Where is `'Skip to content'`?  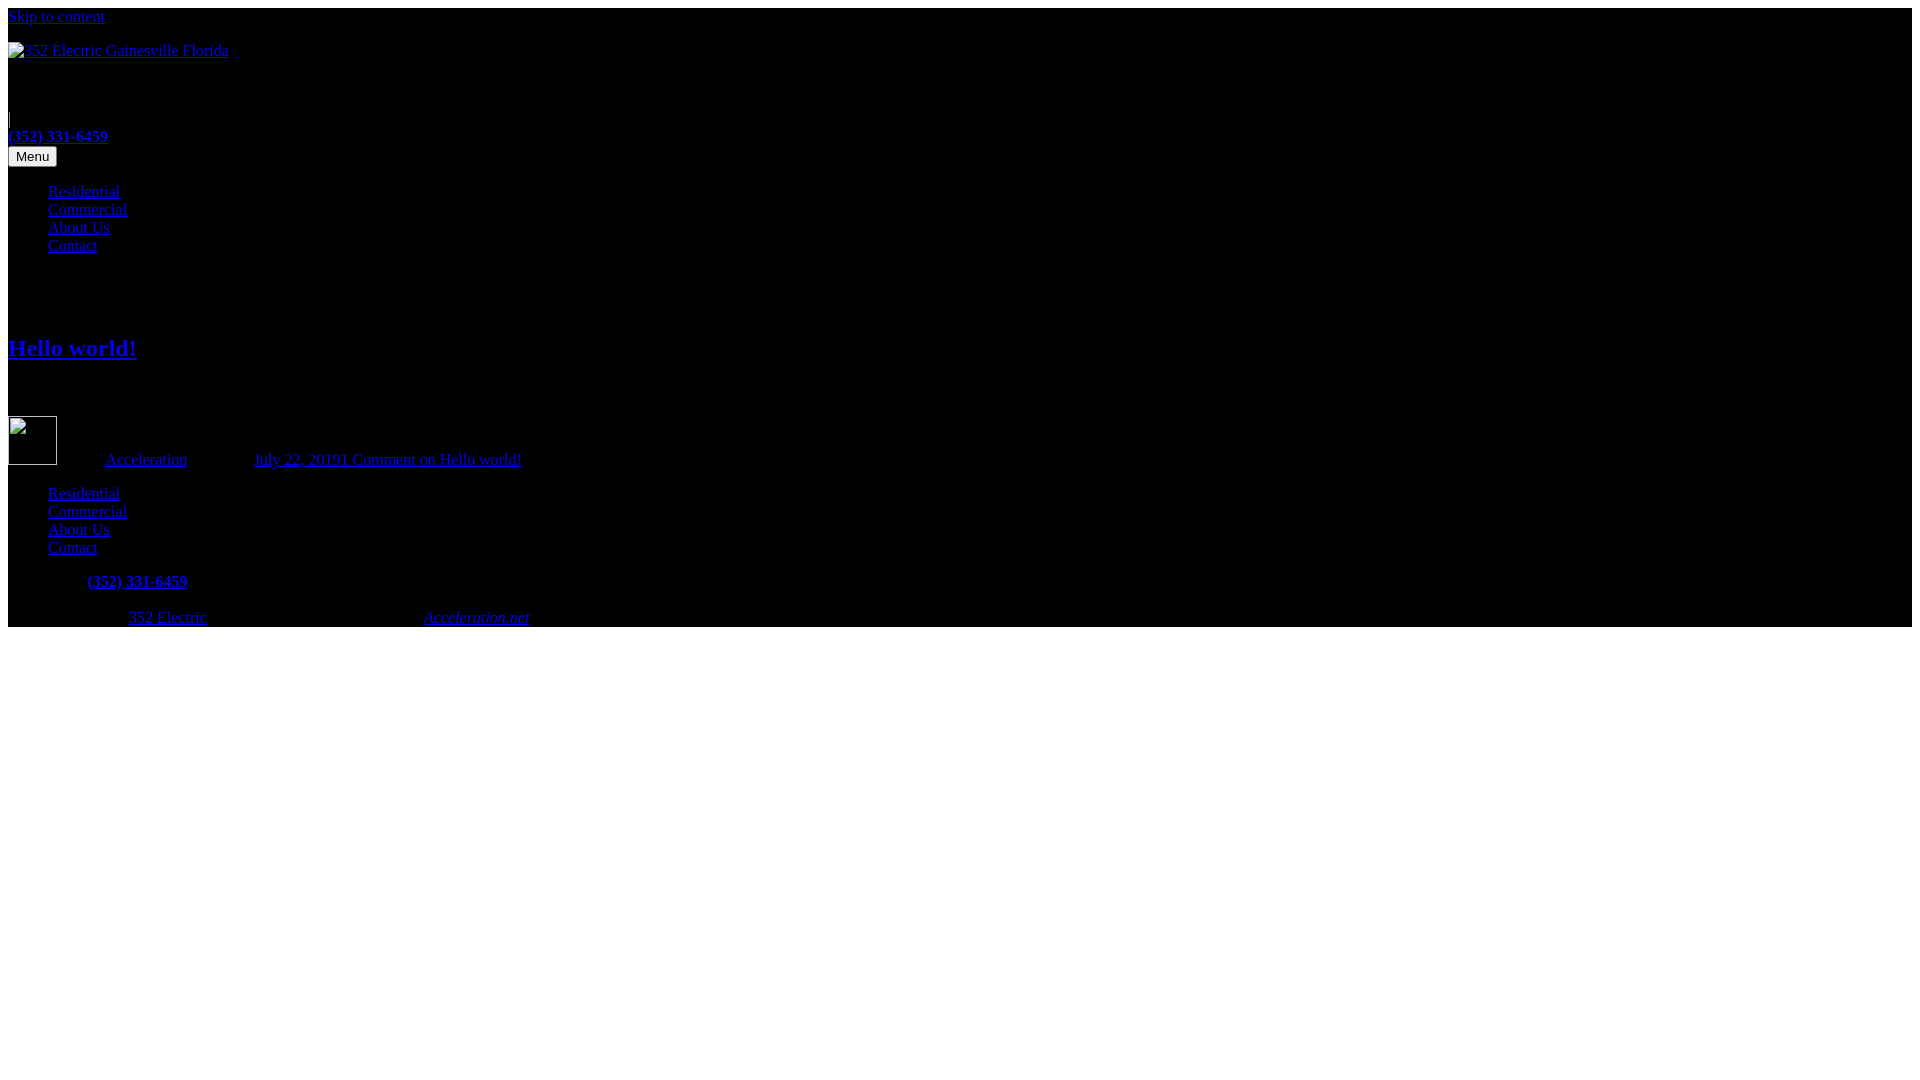 'Skip to content' is located at coordinates (56, 16).